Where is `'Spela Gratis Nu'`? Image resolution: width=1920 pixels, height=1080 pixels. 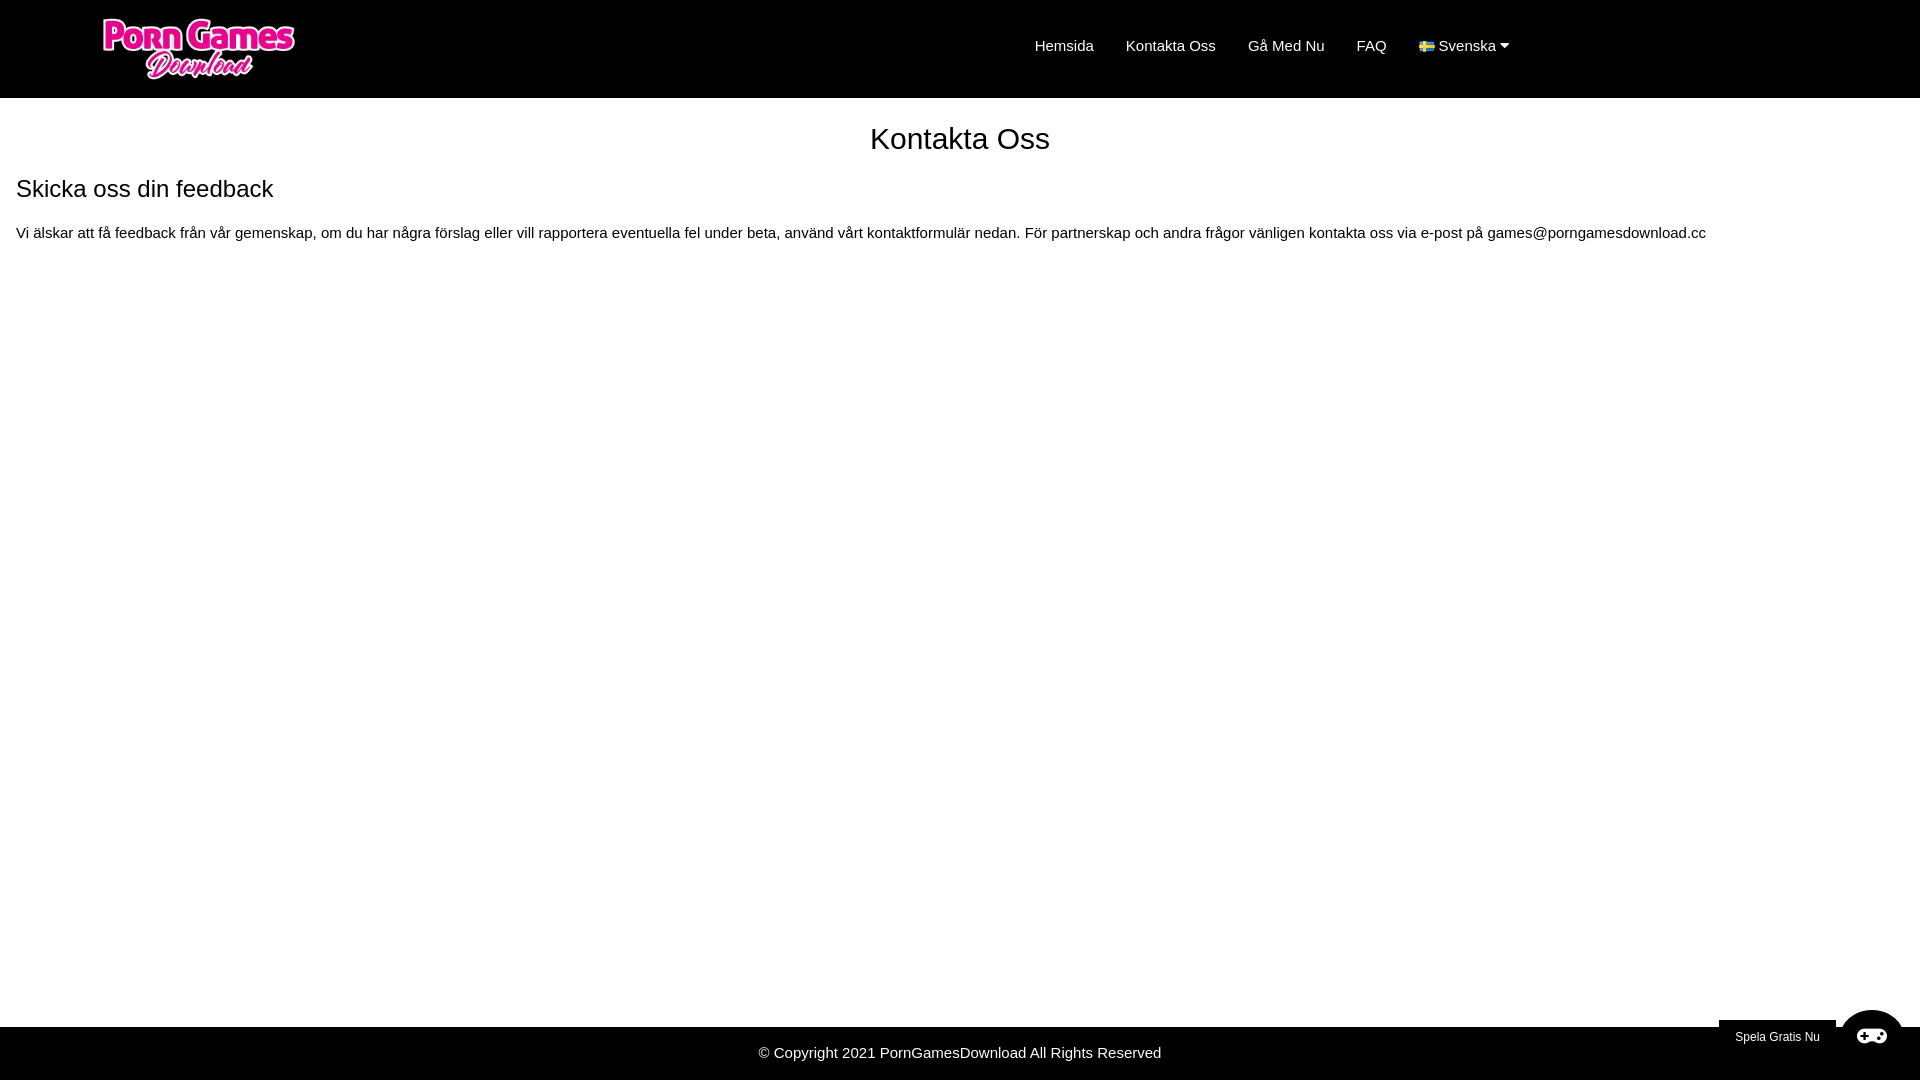 'Spela Gratis Nu' is located at coordinates (1811, 1036).